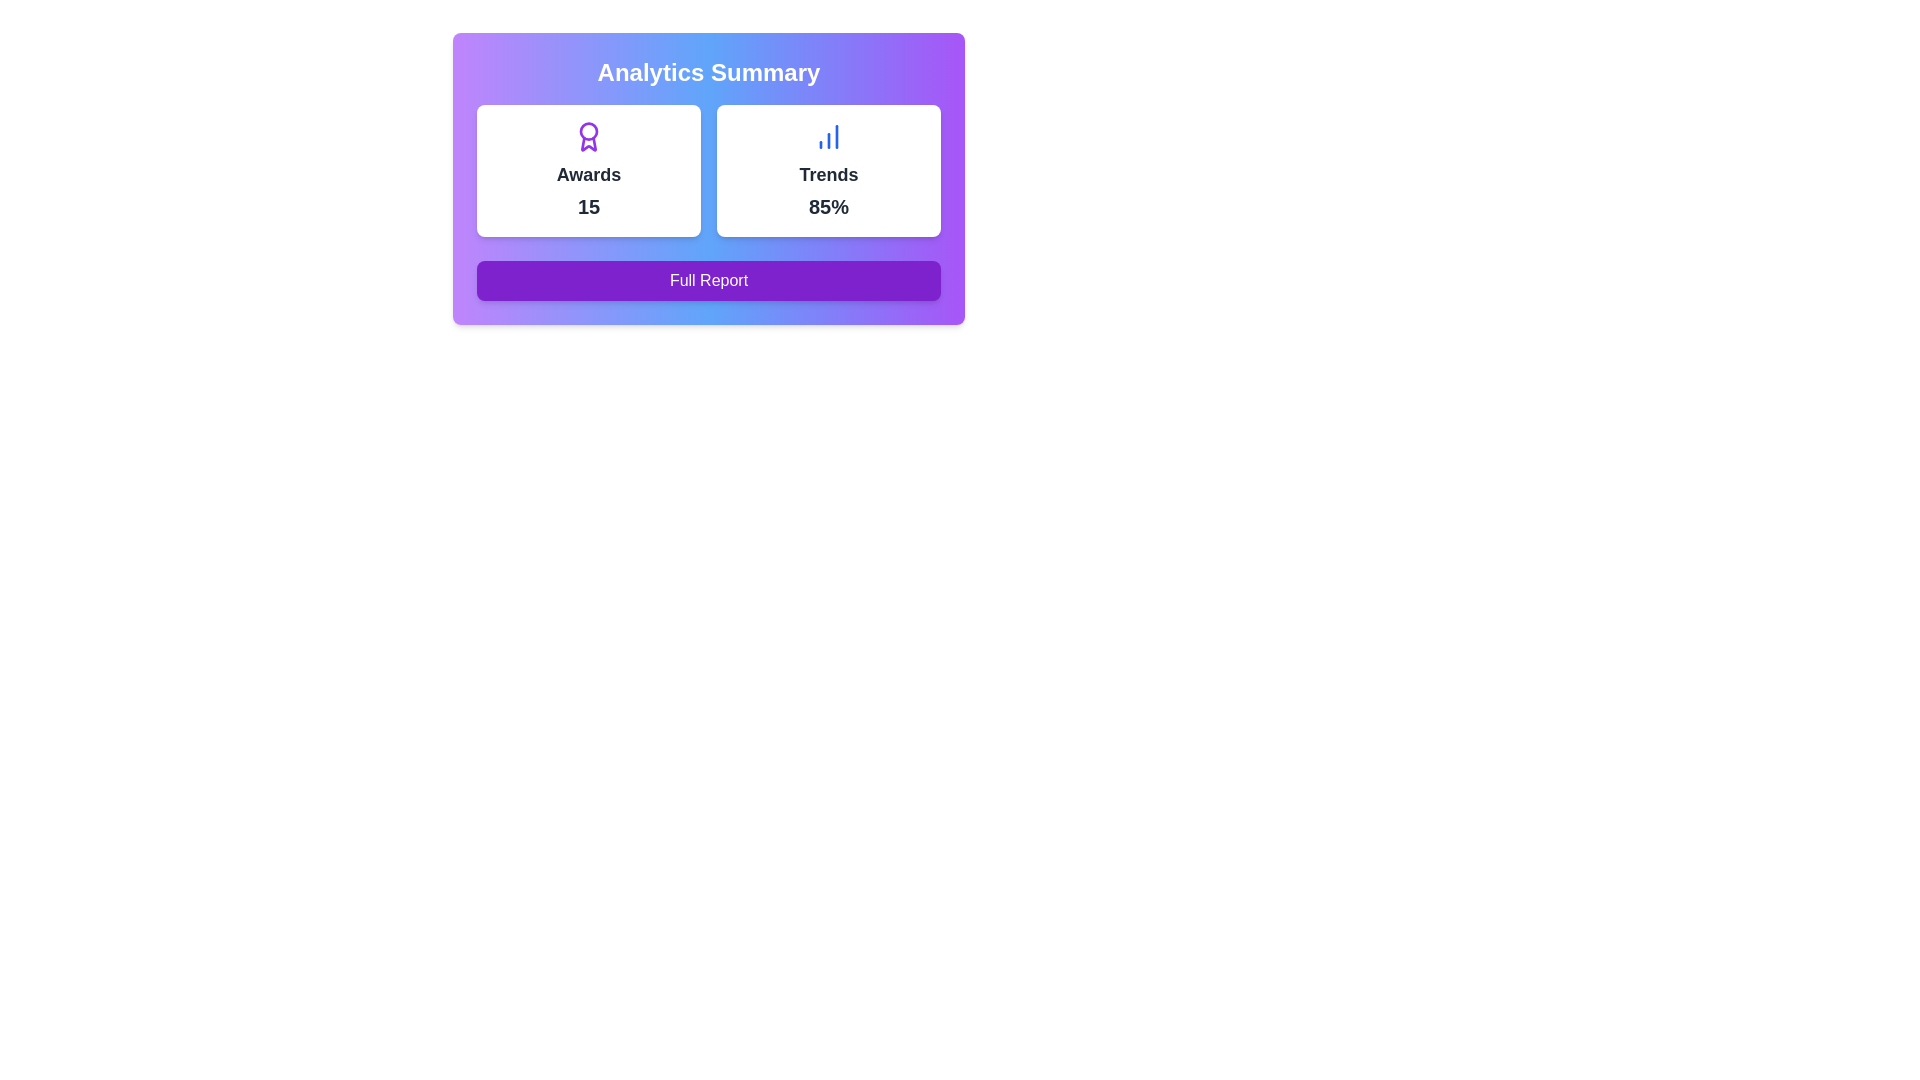 The height and width of the screenshot is (1080, 1920). What do you see at coordinates (709, 281) in the screenshot?
I see `the purple 'Full Report' button located at the lowest point of the card layout` at bounding box center [709, 281].